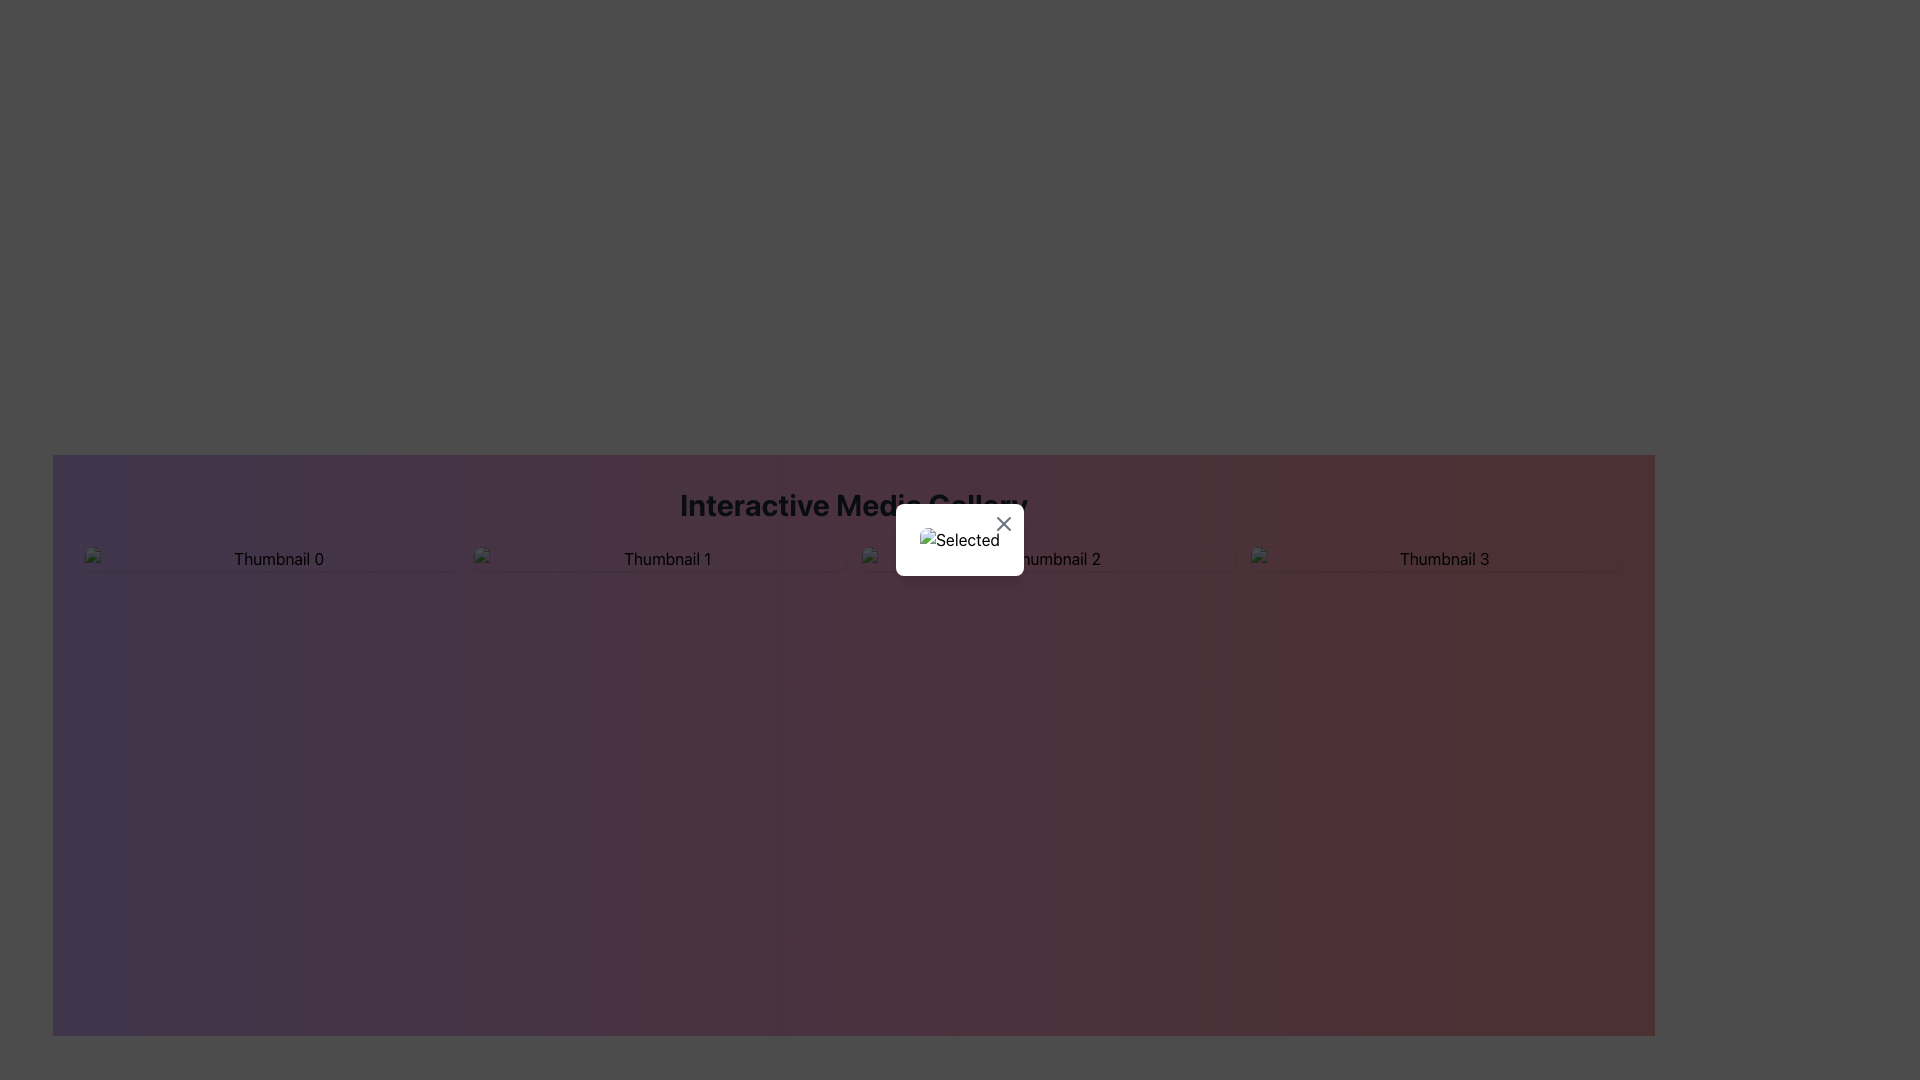 Image resolution: width=1920 pixels, height=1080 pixels. What do you see at coordinates (854, 504) in the screenshot?
I see `text heading that says 'Interactive Media Gallery', which is styled in large, bold dark gray text over a gradient background` at bounding box center [854, 504].